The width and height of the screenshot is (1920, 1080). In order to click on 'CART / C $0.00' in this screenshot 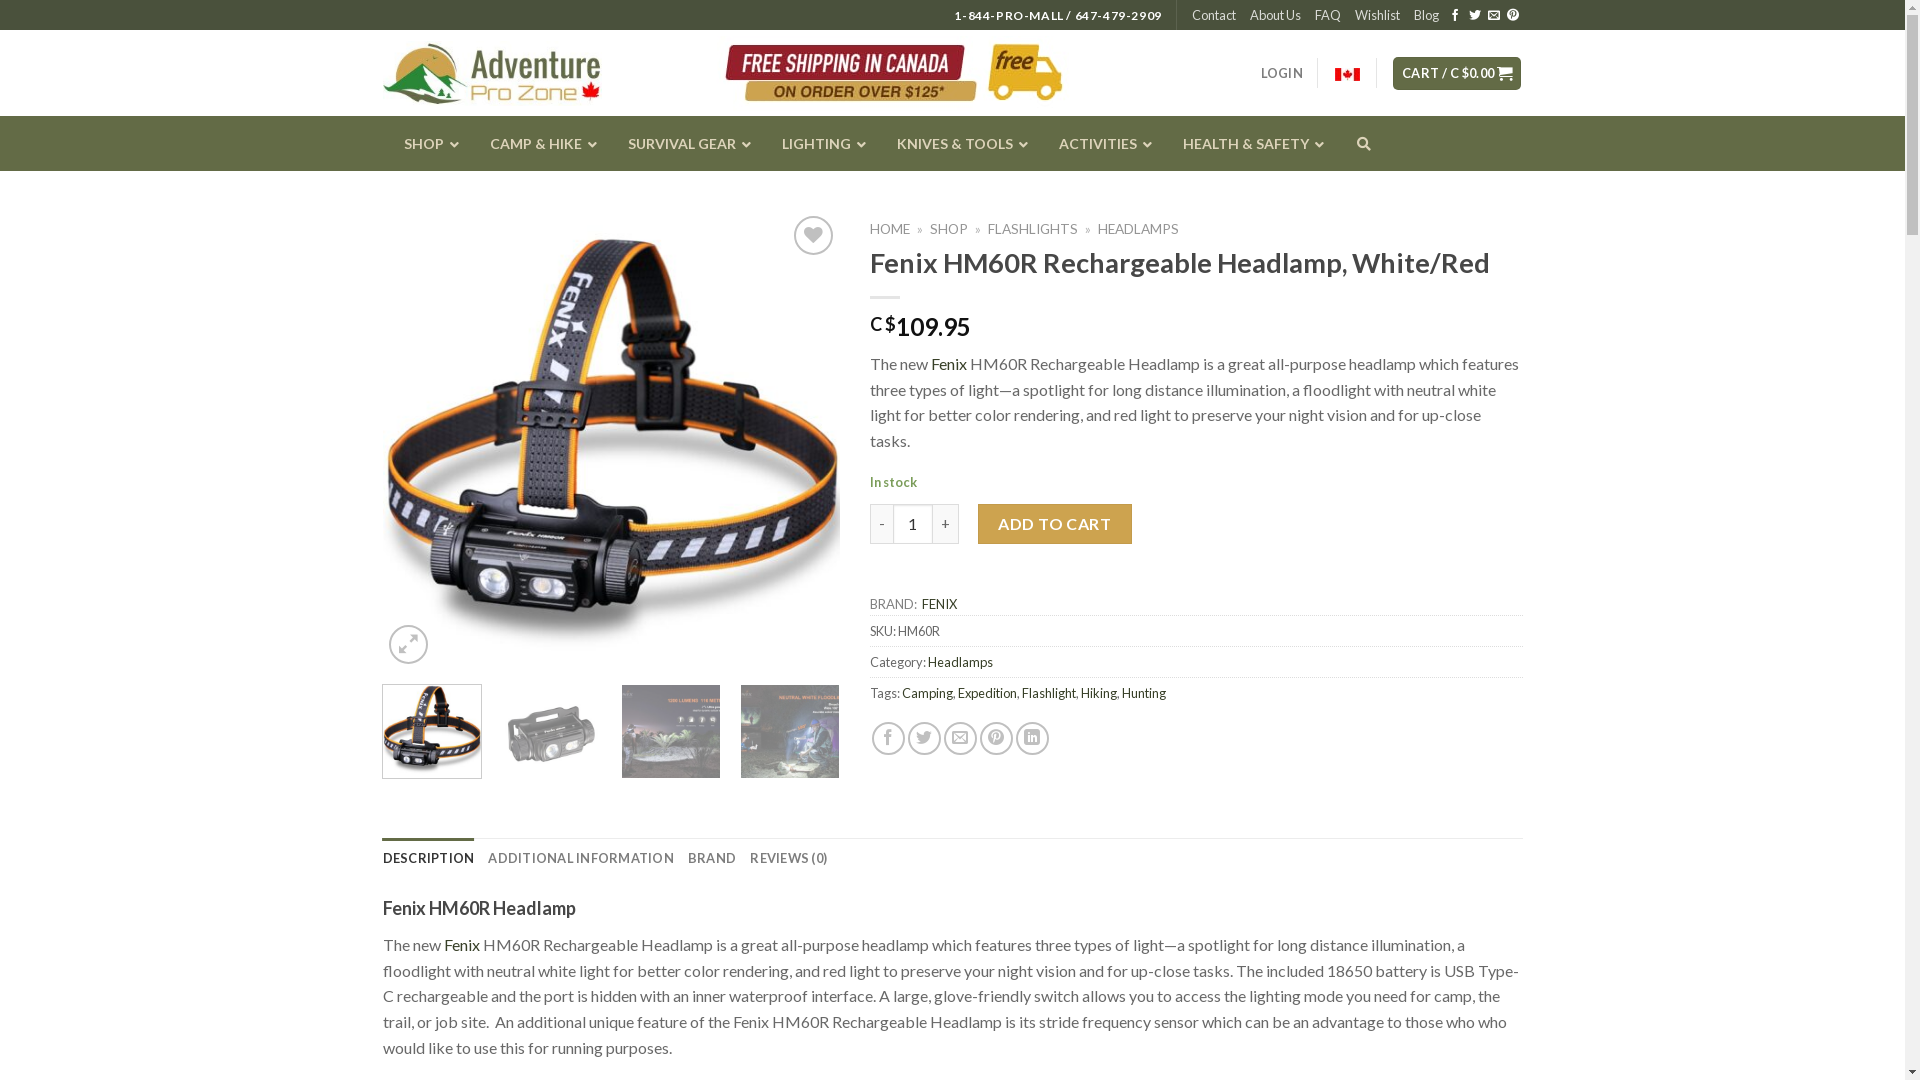, I will do `click(1457, 72)`.